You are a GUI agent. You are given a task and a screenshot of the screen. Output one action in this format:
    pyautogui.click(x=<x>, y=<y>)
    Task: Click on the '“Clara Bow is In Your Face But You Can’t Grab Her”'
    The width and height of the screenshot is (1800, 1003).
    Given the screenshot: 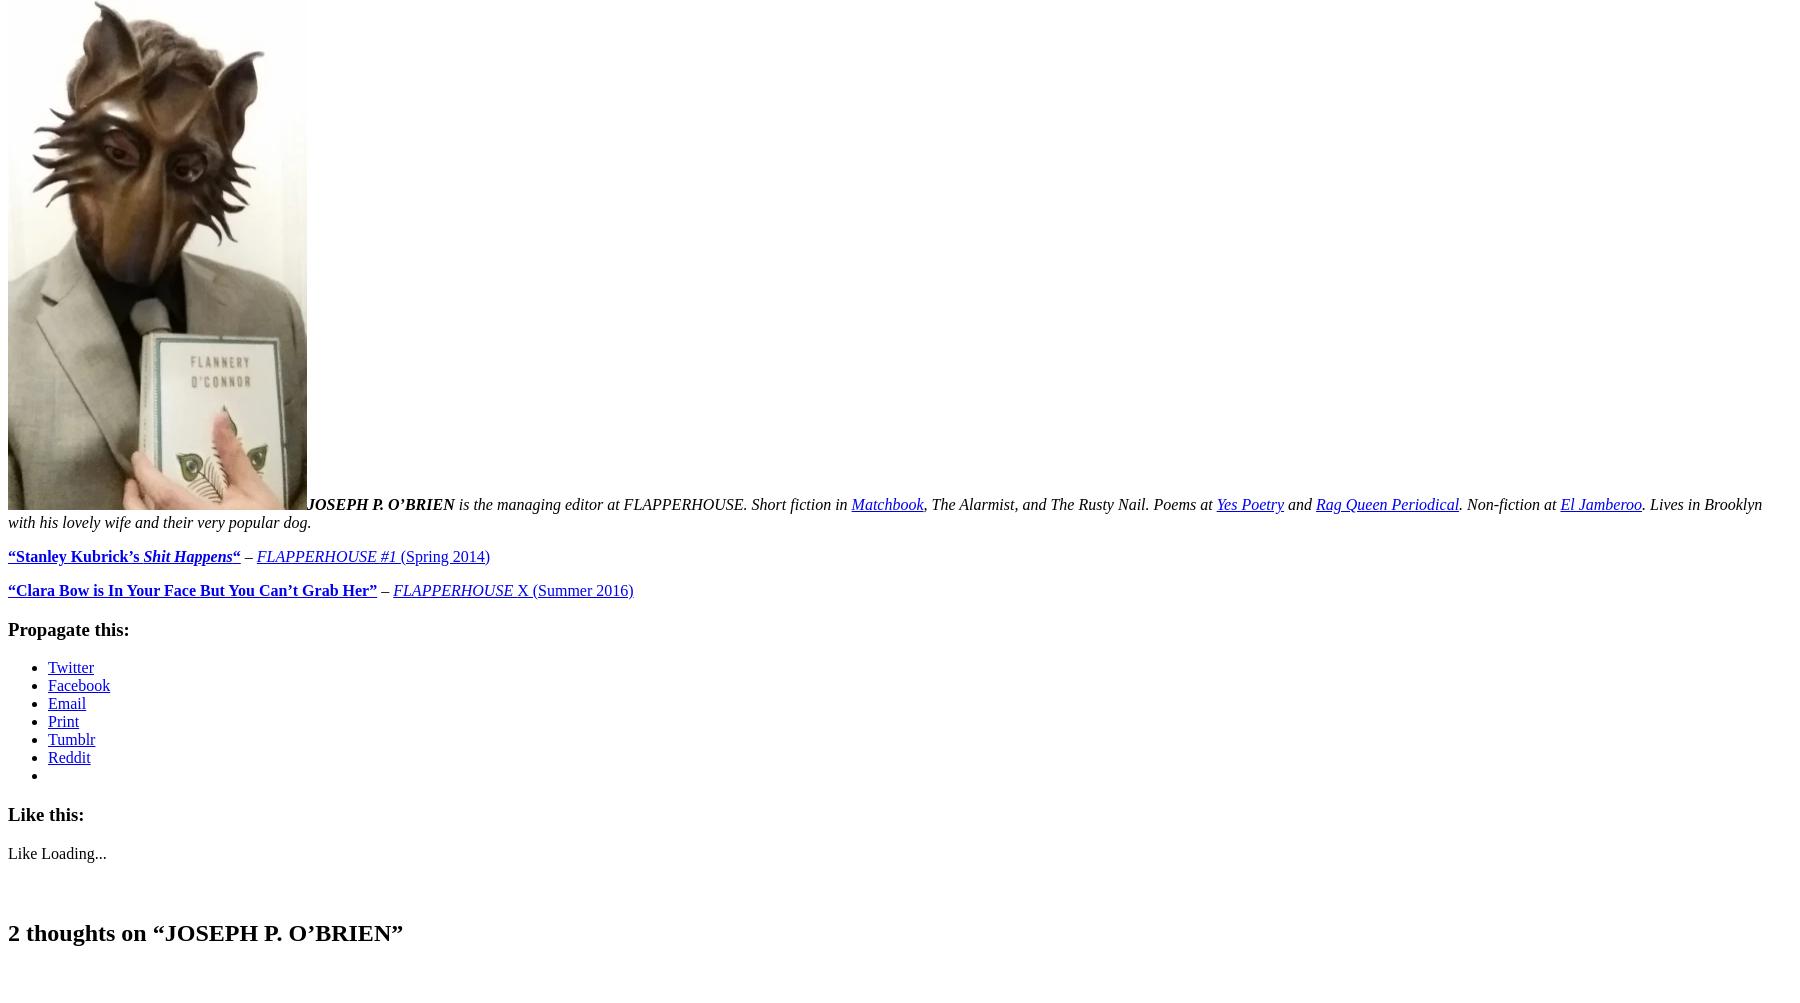 What is the action you would take?
    pyautogui.click(x=192, y=588)
    